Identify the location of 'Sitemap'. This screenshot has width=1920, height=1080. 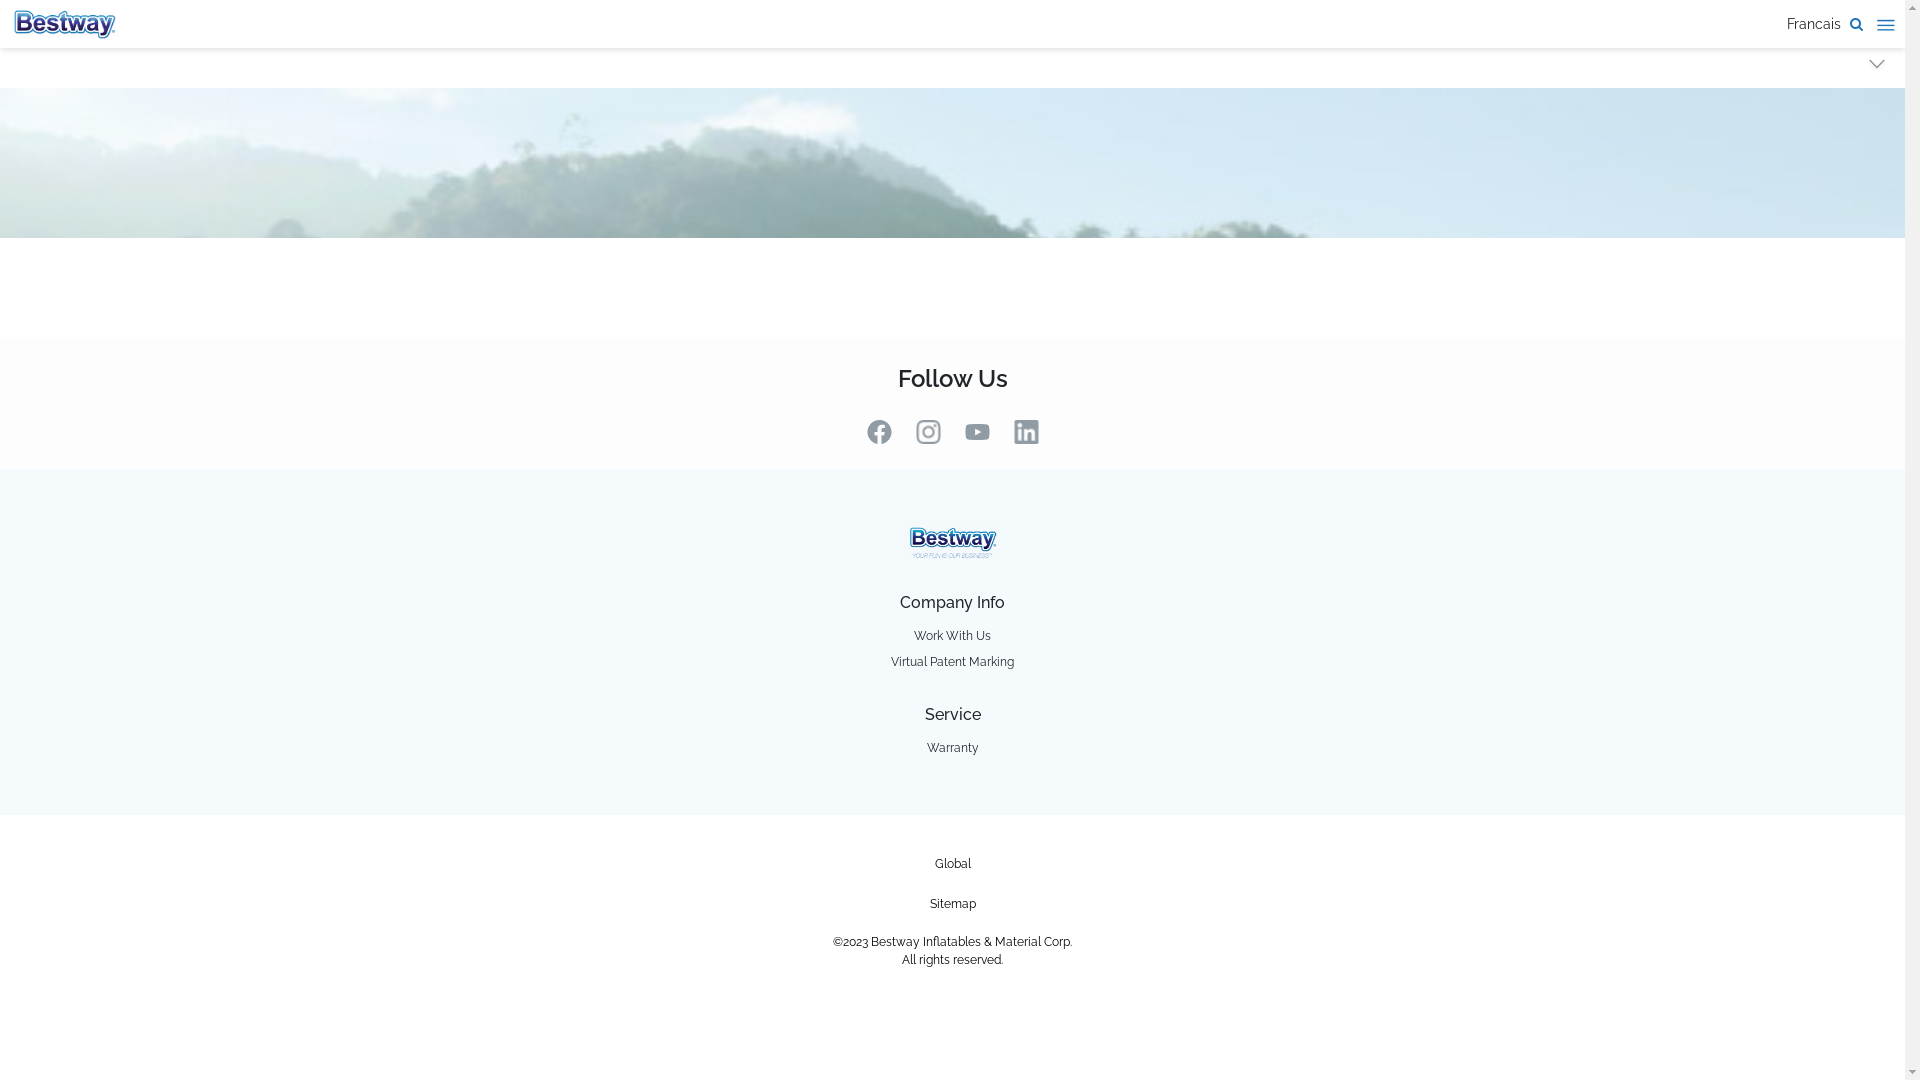
(952, 903).